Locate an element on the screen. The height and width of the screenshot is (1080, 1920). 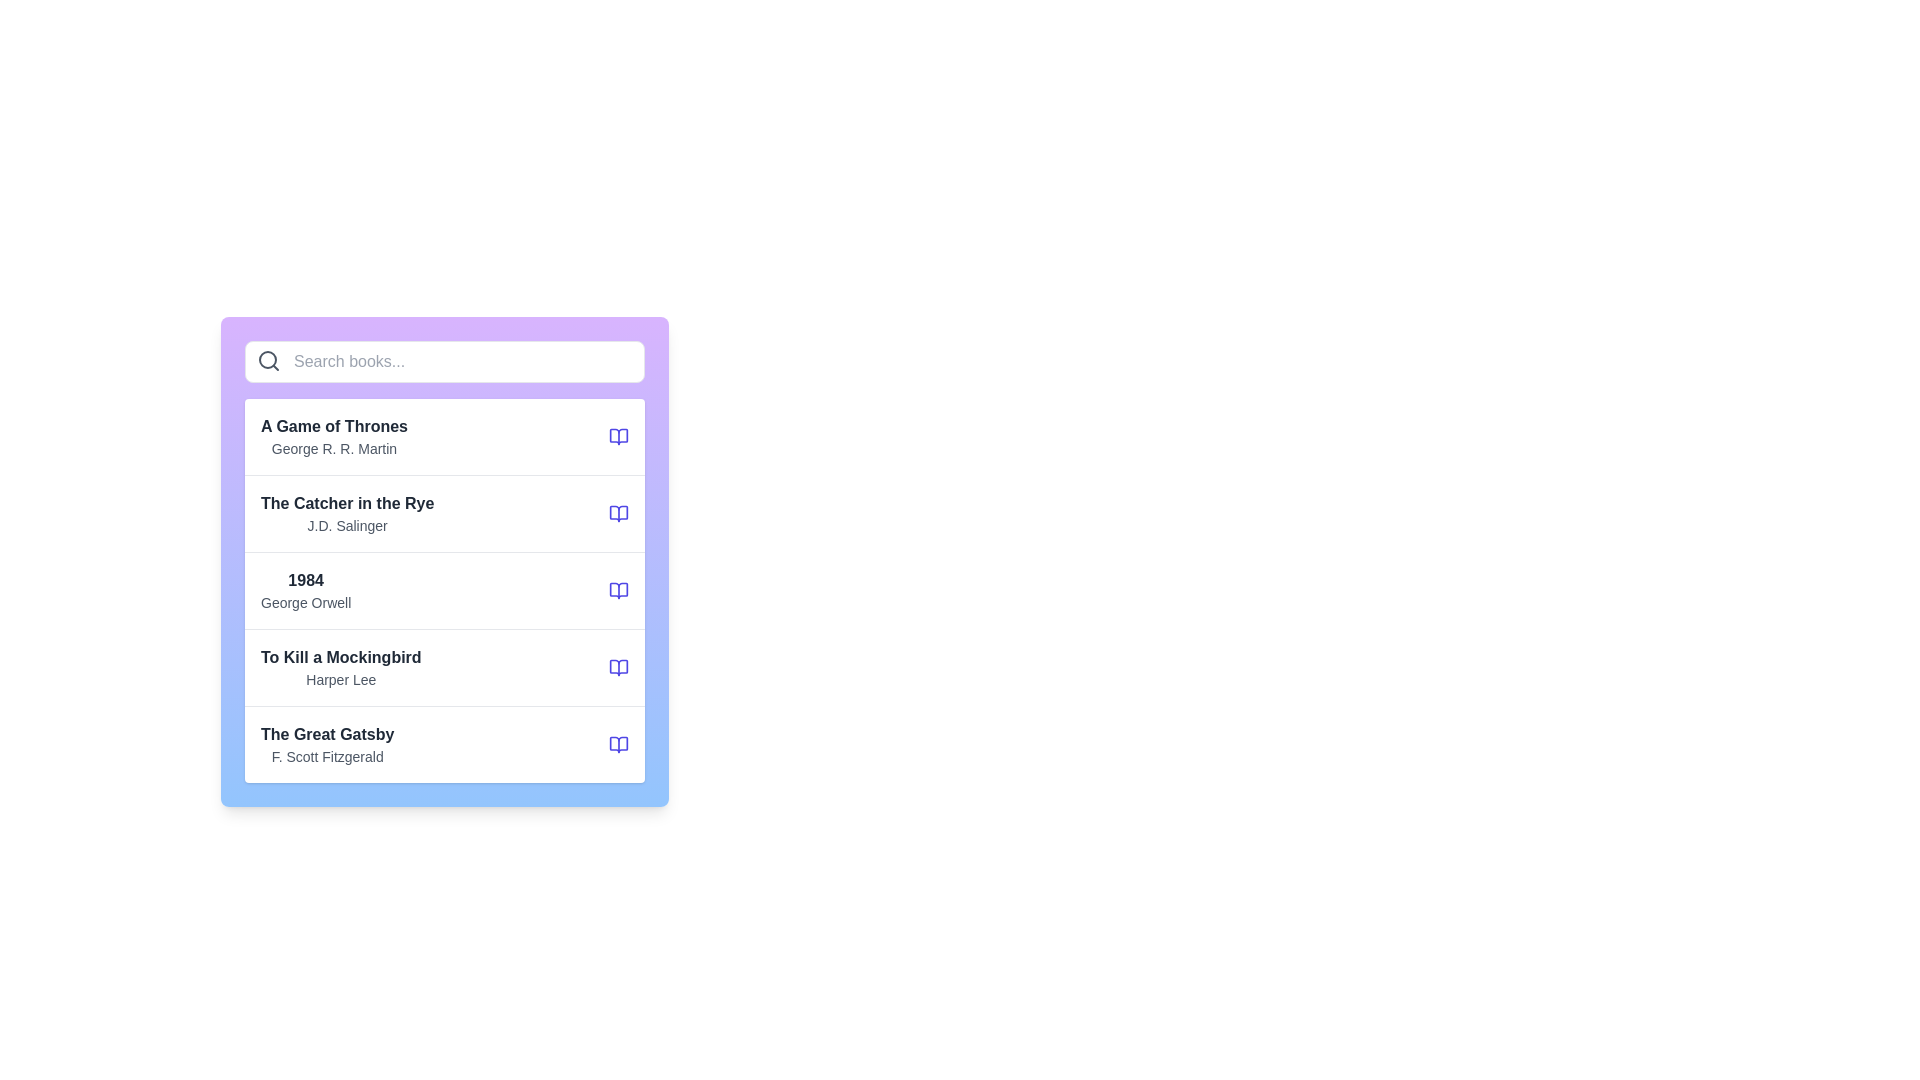
the list item displaying the book title 'To Kill a Mockingbird' by clicking on it to view details is located at coordinates (444, 667).